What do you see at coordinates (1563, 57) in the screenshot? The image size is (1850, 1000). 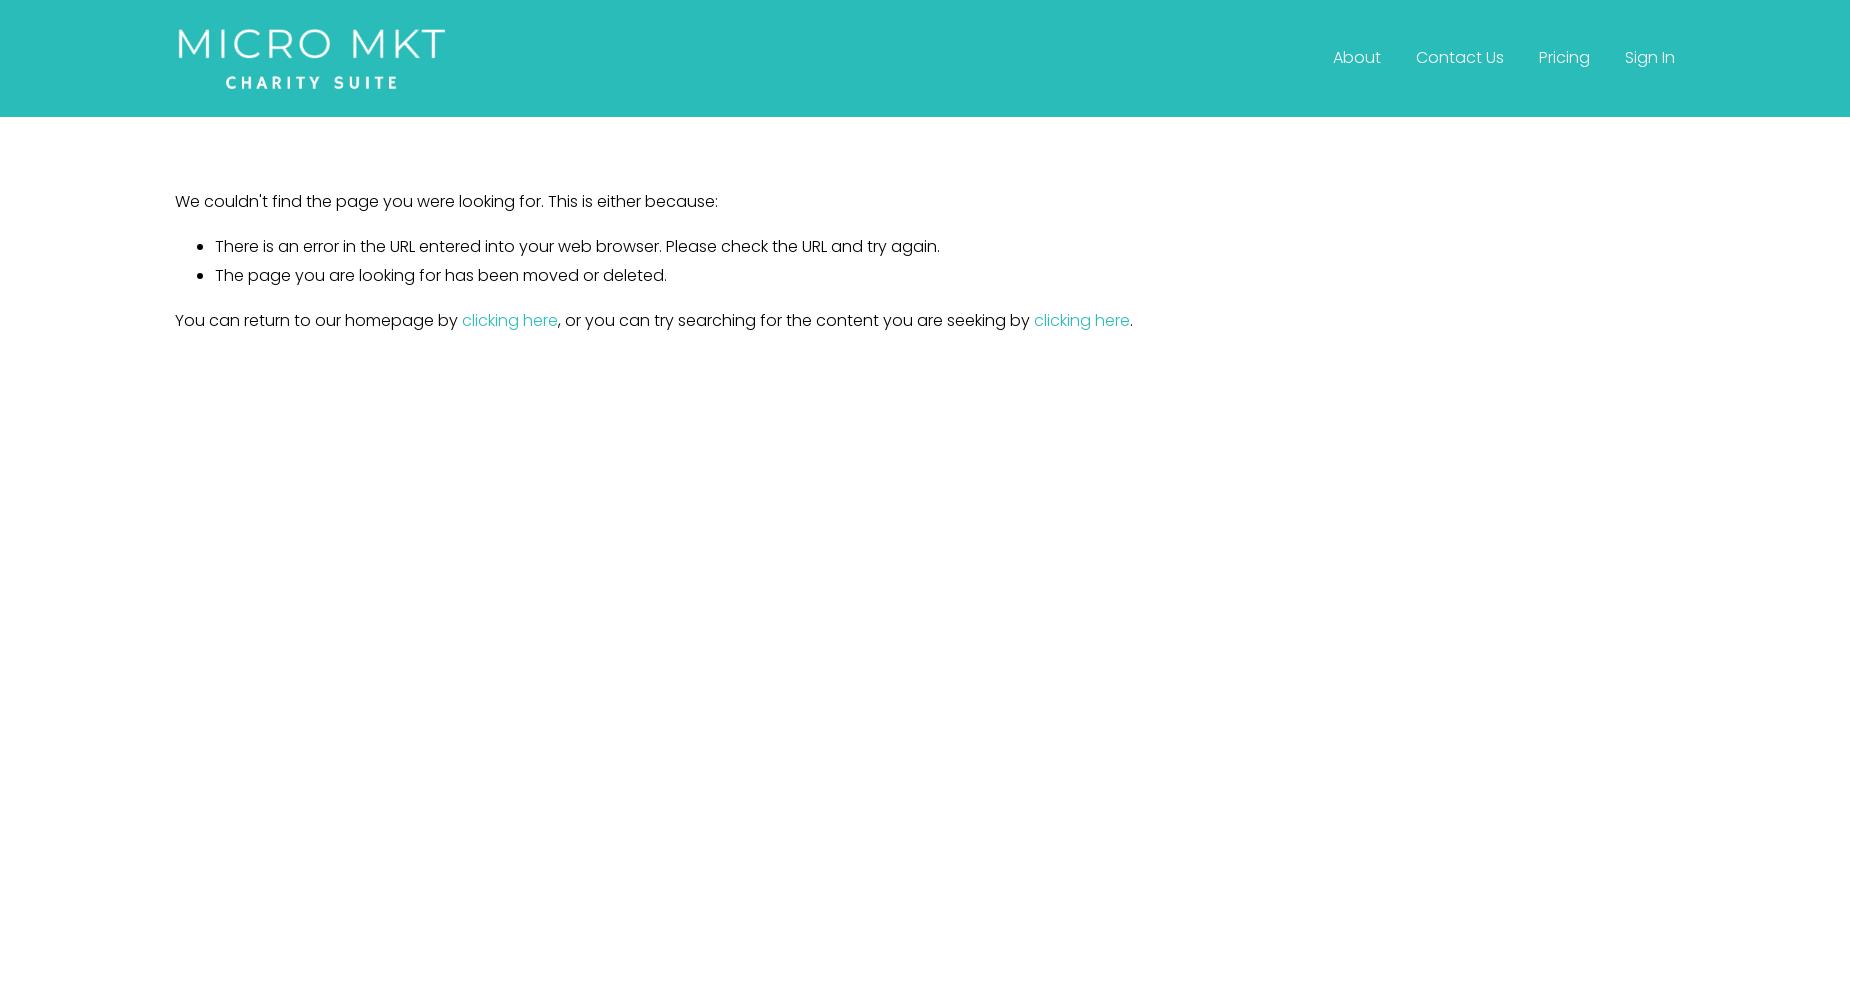 I see `'Pricing'` at bounding box center [1563, 57].